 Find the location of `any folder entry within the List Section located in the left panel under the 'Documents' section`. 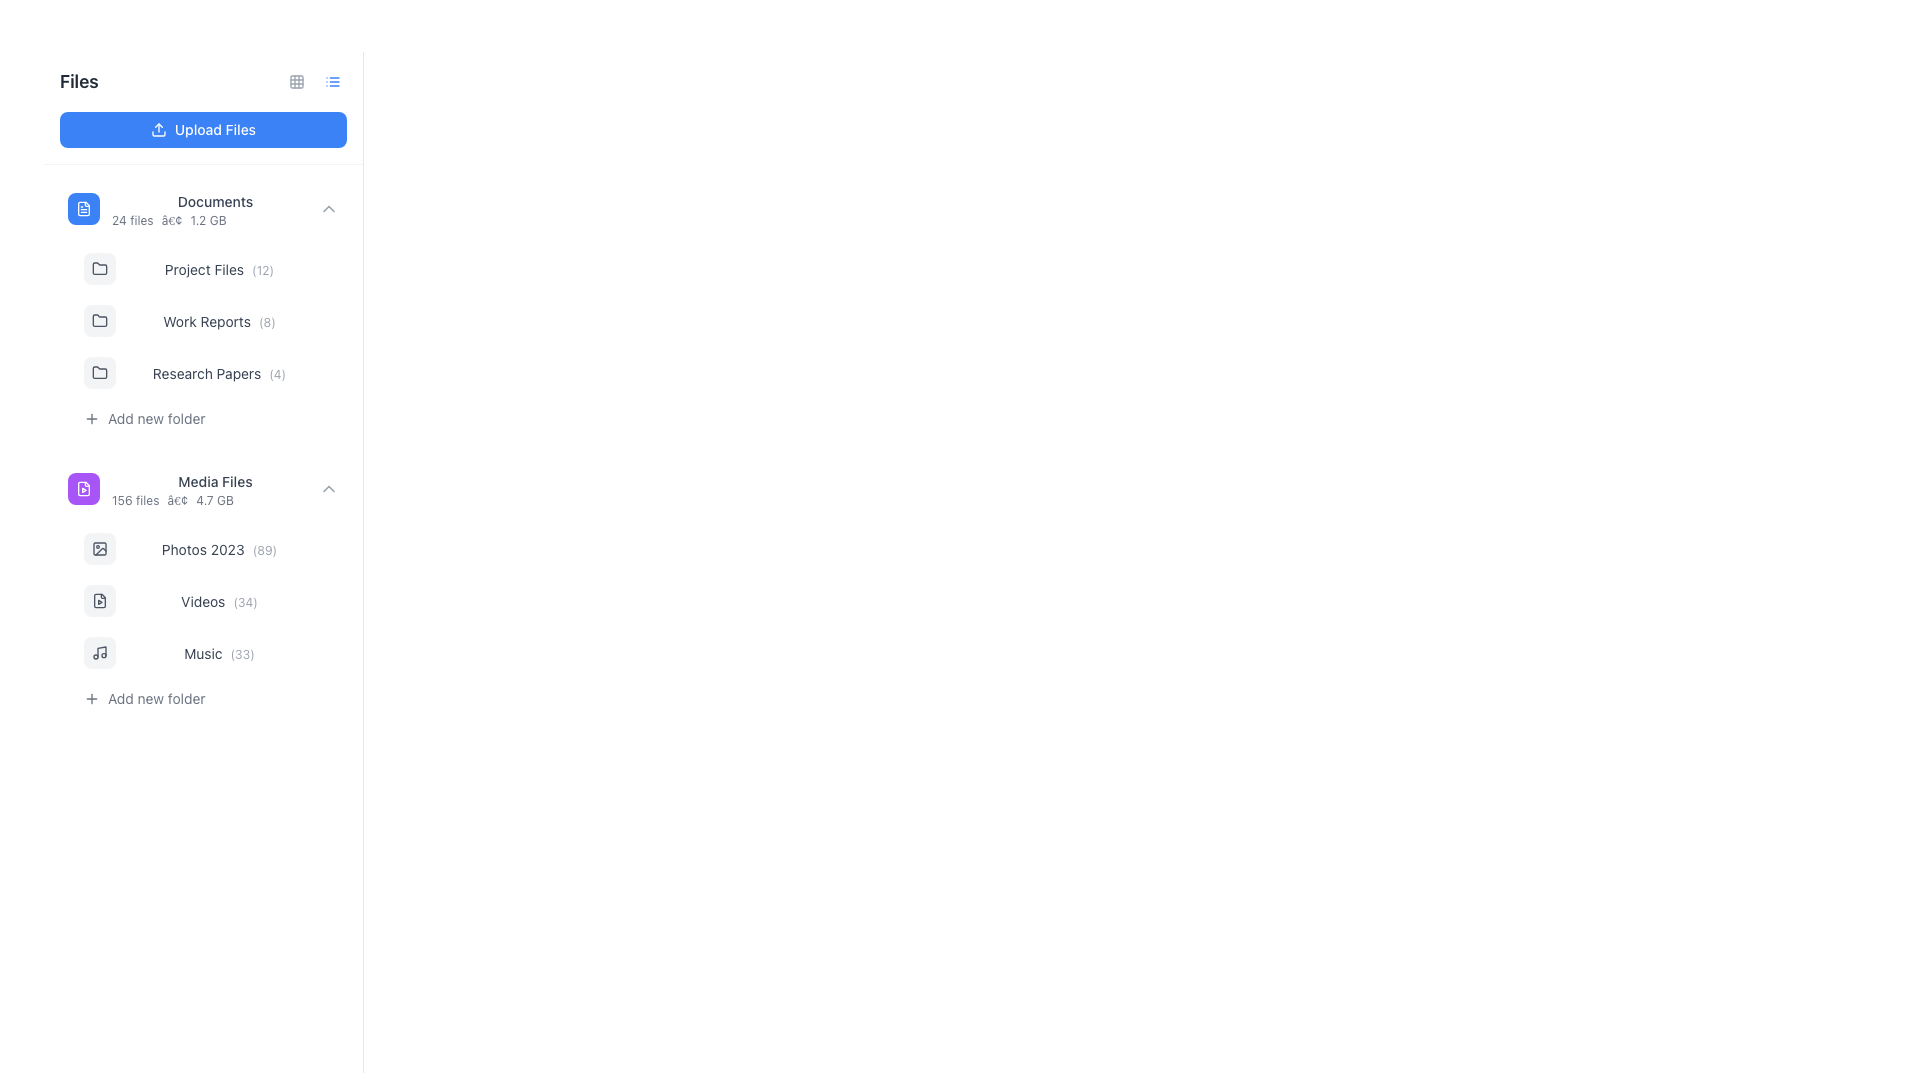

any folder entry within the List Section located in the left panel under the 'Documents' section is located at coordinates (211, 339).